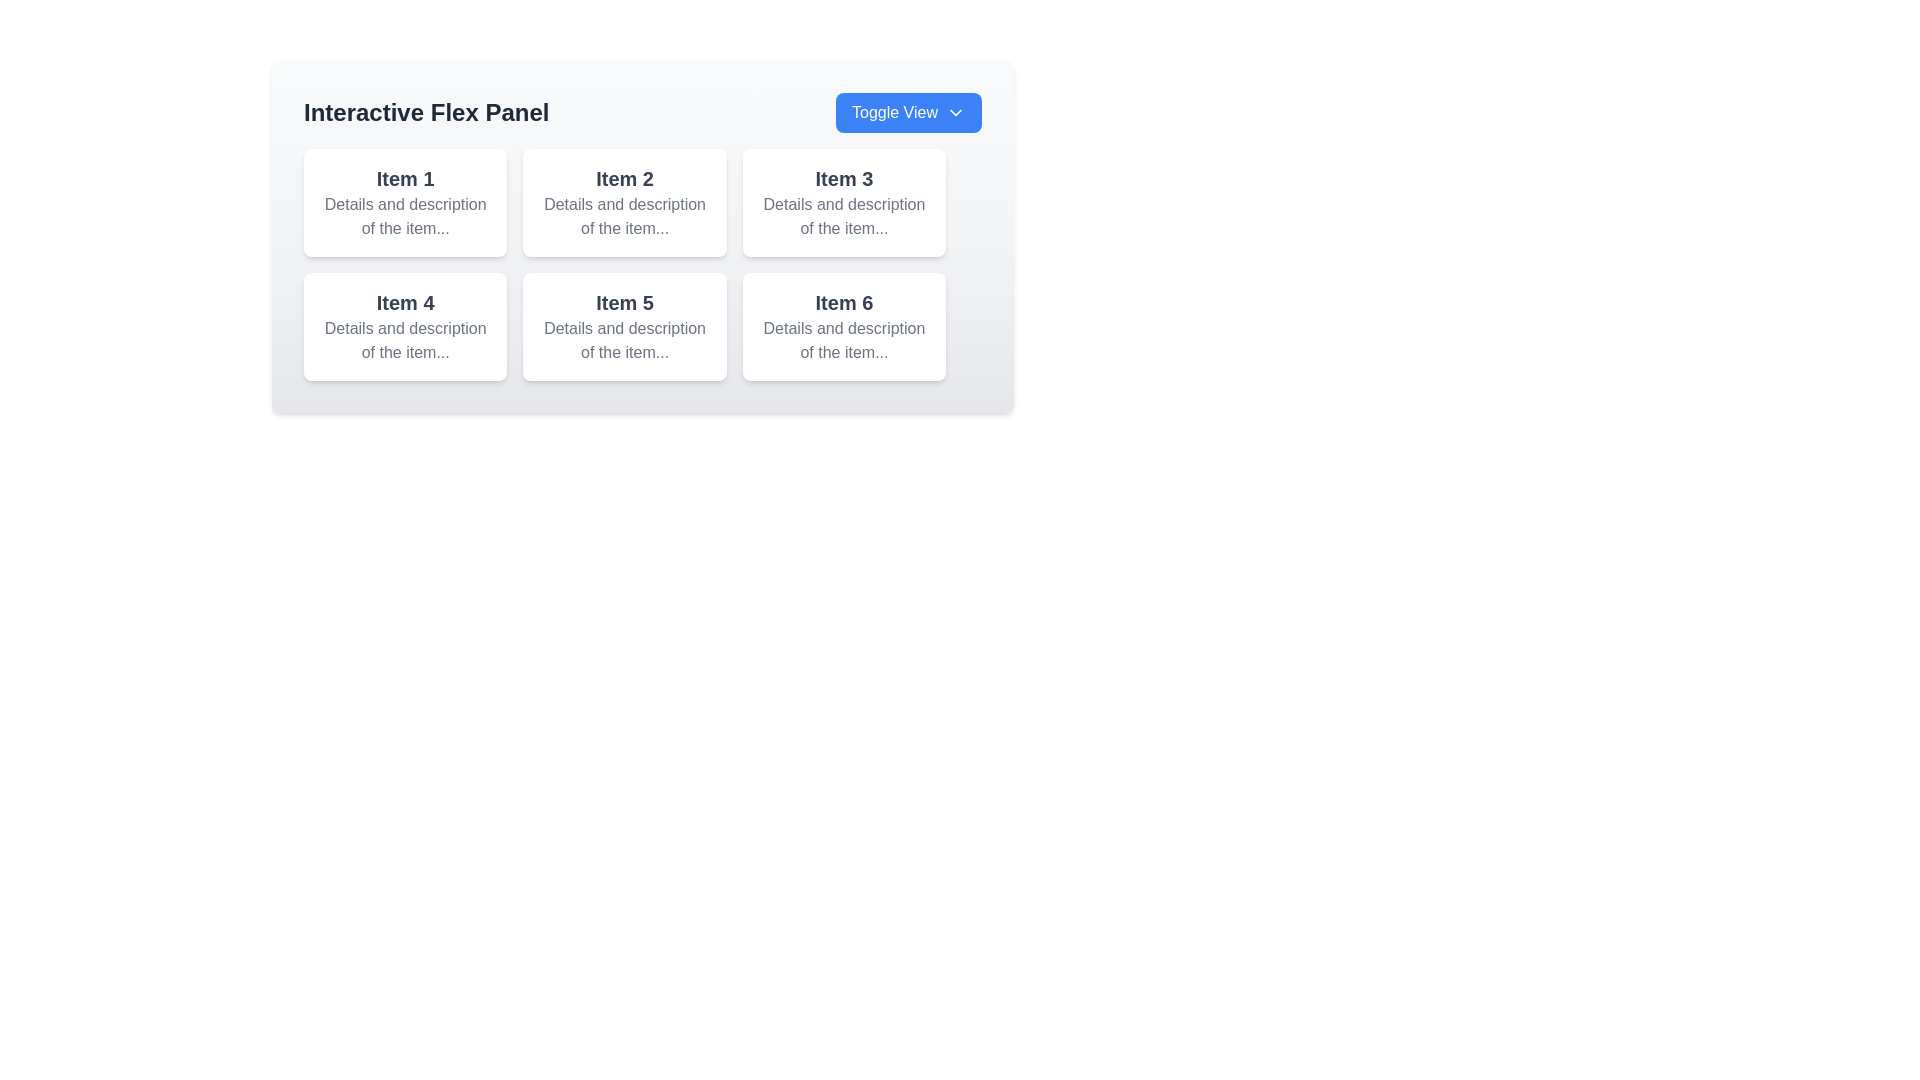  What do you see at coordinates (844, 177) in the screenshot?
I see `the Text Label titled 'Item 3' located in the top right corner of the grid layout` at bounding box center [844, 177].